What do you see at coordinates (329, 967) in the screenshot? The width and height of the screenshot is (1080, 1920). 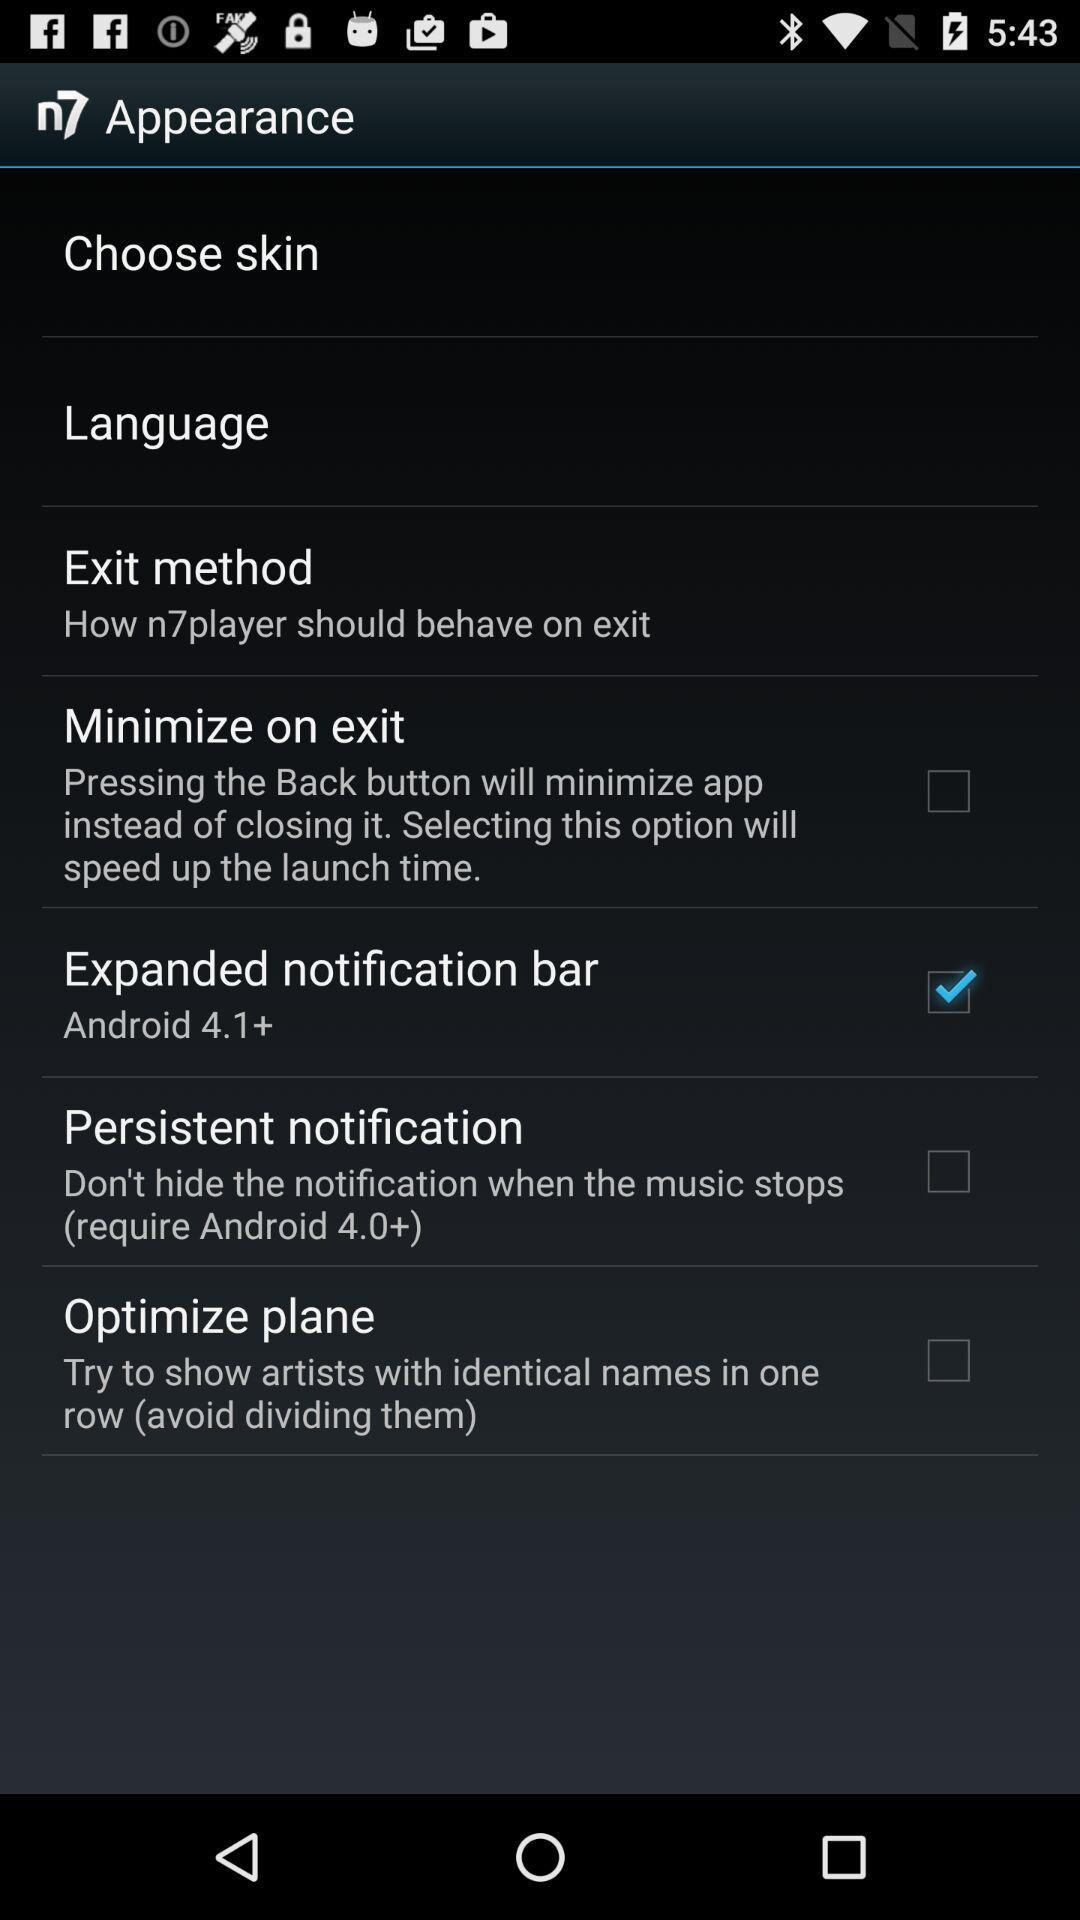 I see `the icon below the pressing the back` at bounding box center [329, 967].